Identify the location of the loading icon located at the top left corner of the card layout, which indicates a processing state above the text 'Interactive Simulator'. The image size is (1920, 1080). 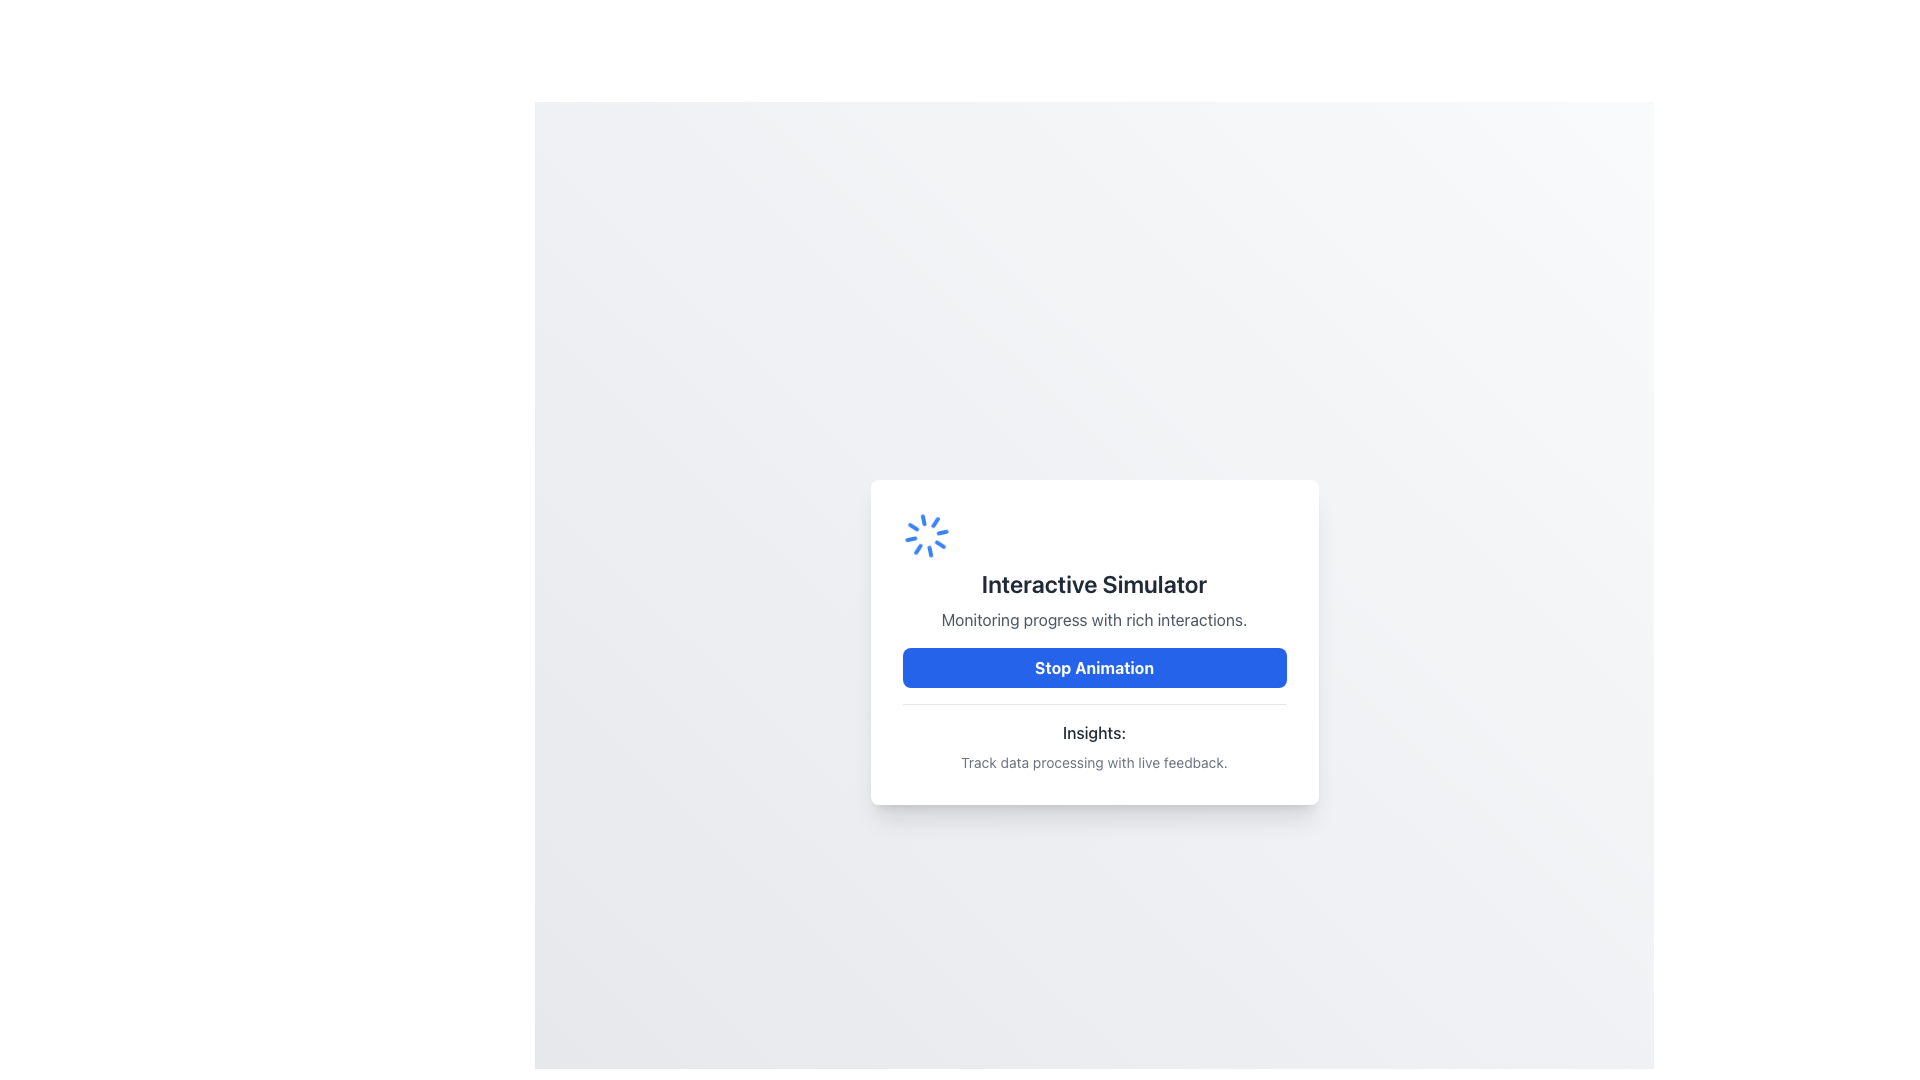
(925, 534).